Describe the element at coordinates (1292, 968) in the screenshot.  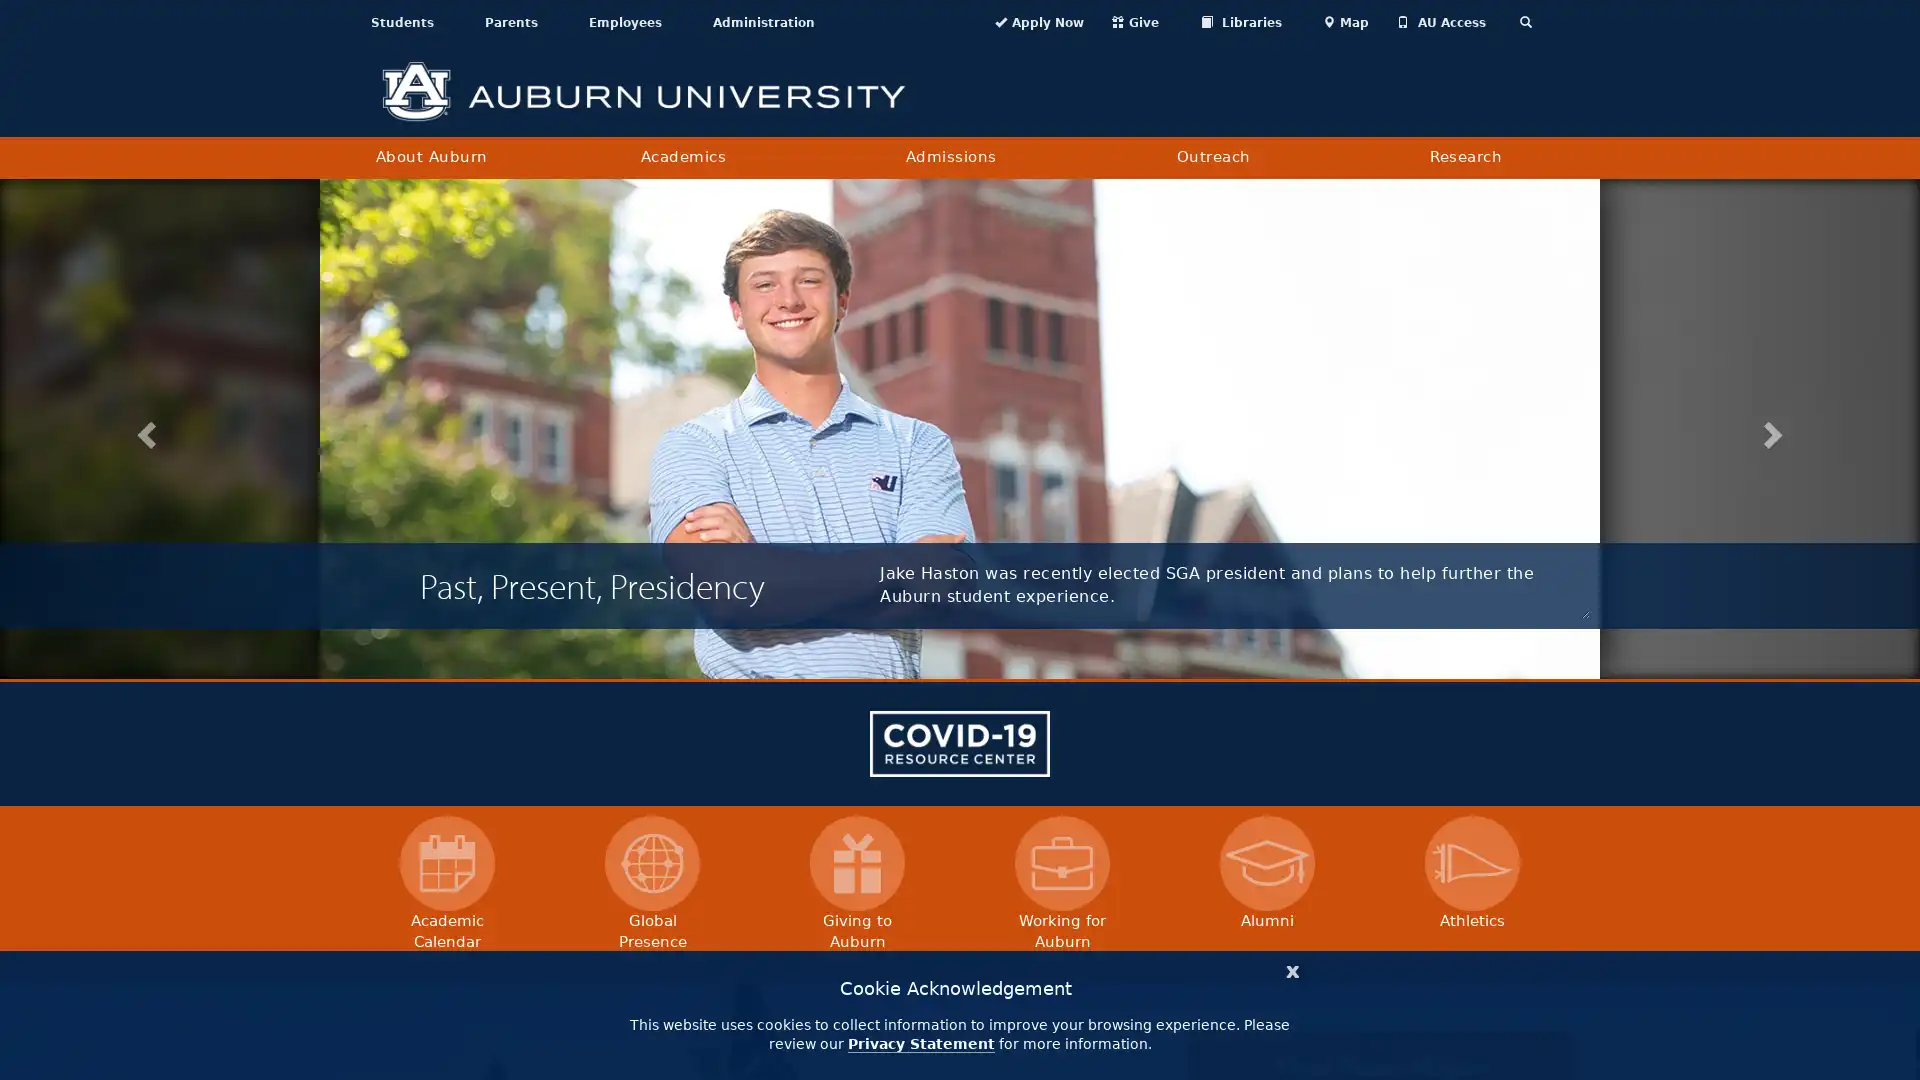
I see `Close` at that location.